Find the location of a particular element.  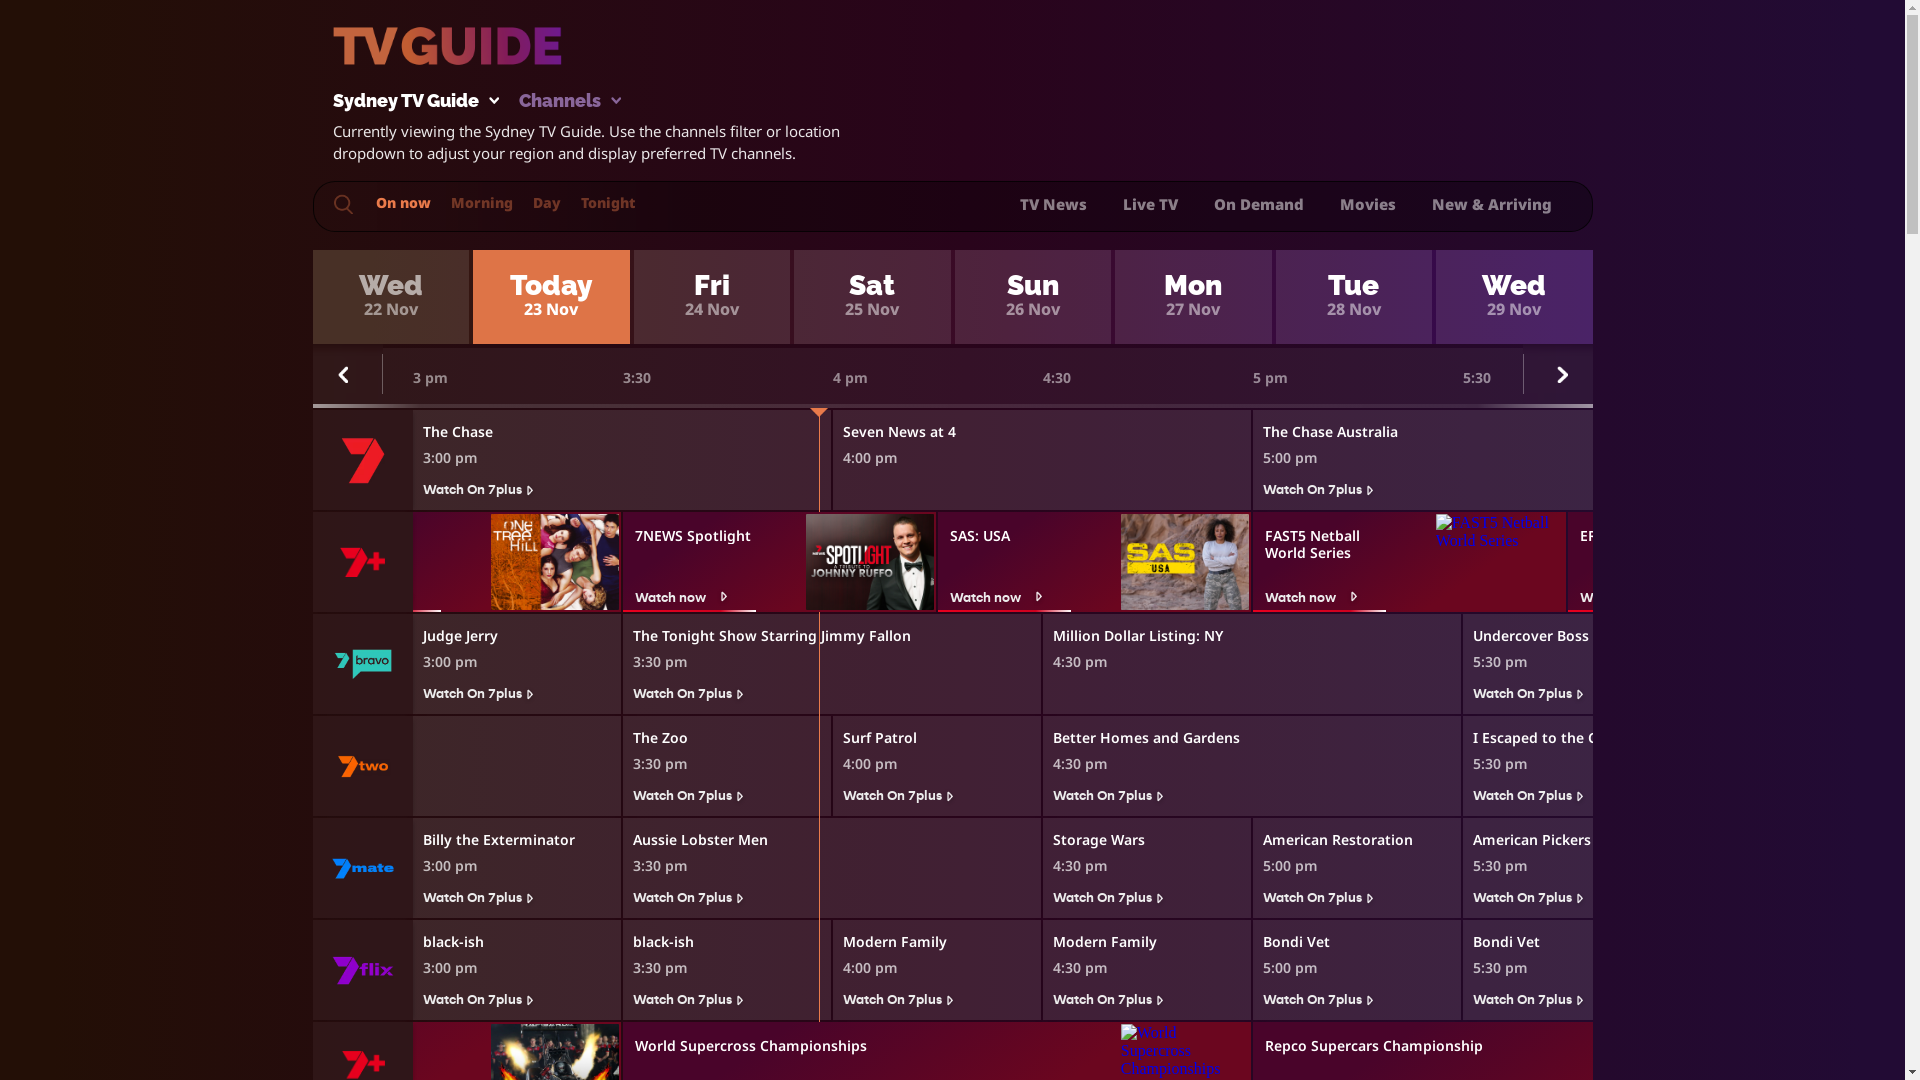

'Live TV' is located at coordinates (1149, 204).